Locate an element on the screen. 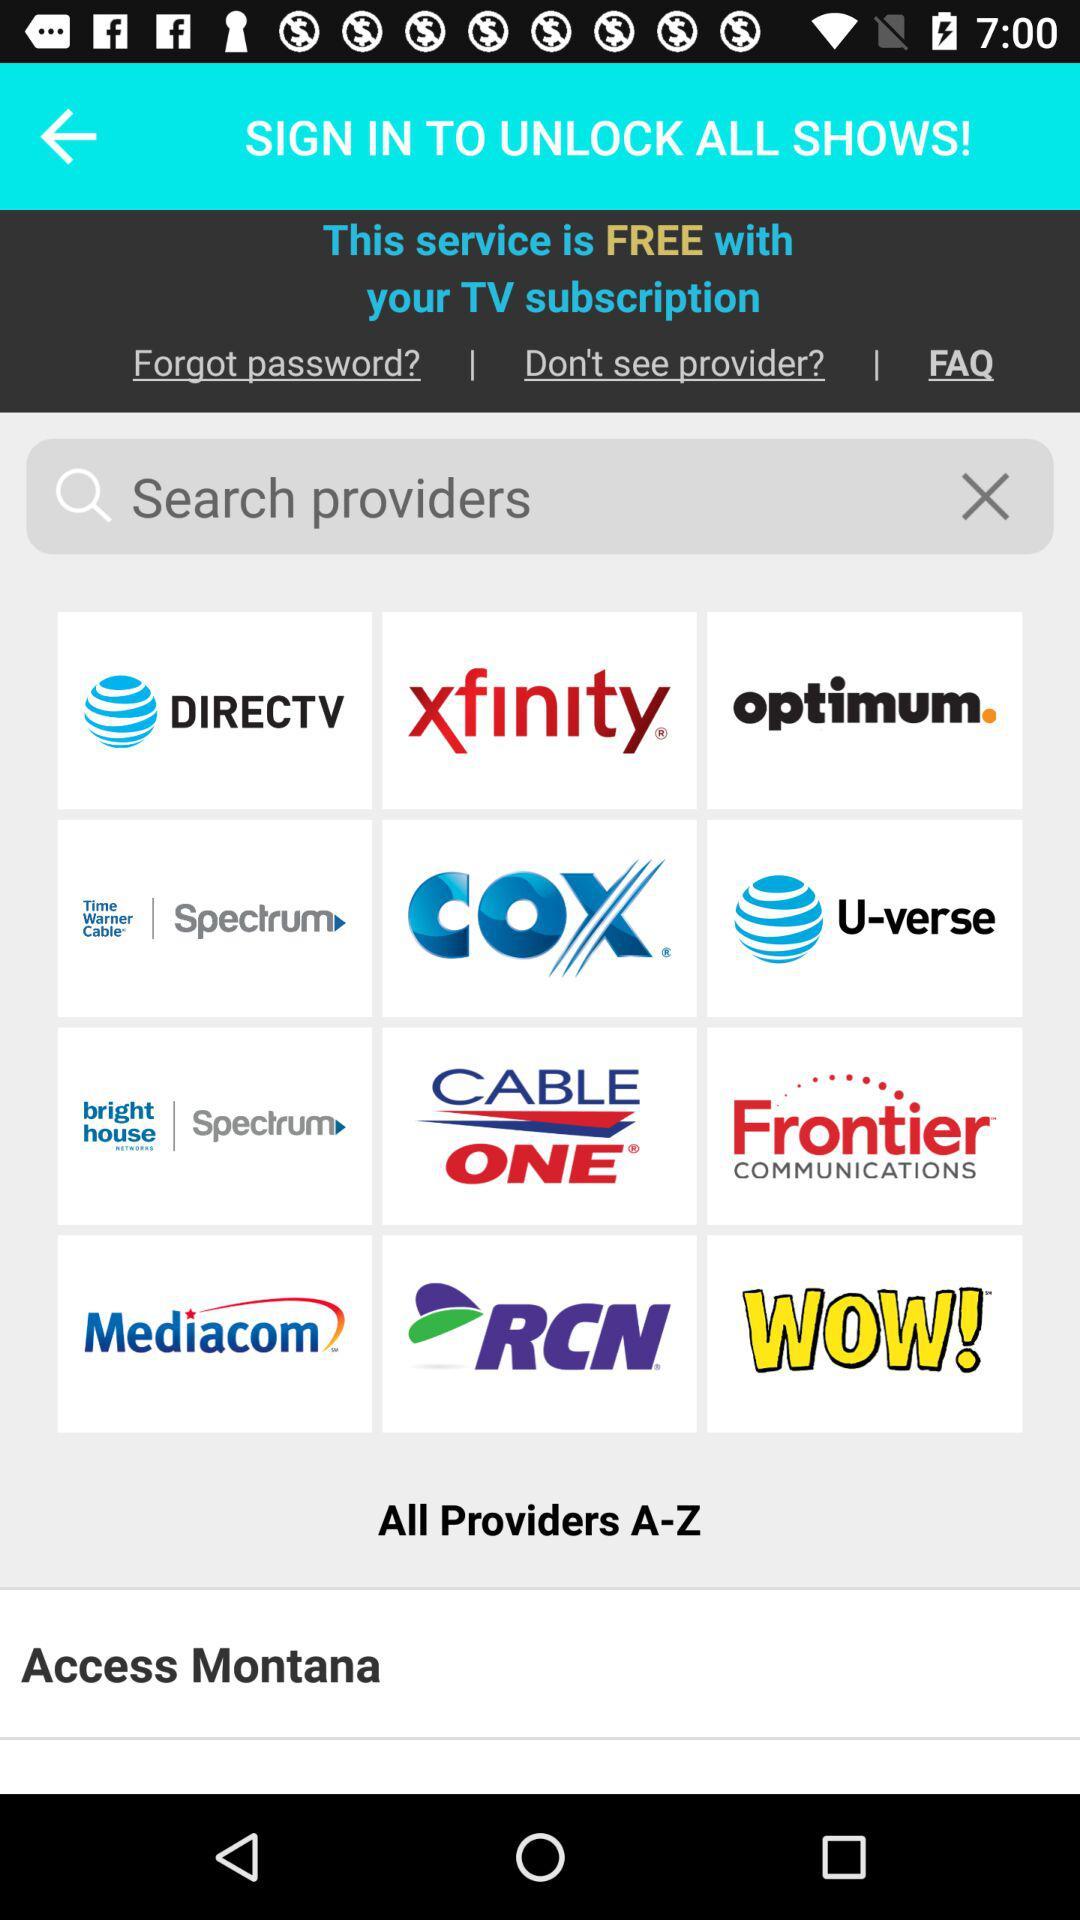  icon below forgot password? item is located at coordinates (540, 496).